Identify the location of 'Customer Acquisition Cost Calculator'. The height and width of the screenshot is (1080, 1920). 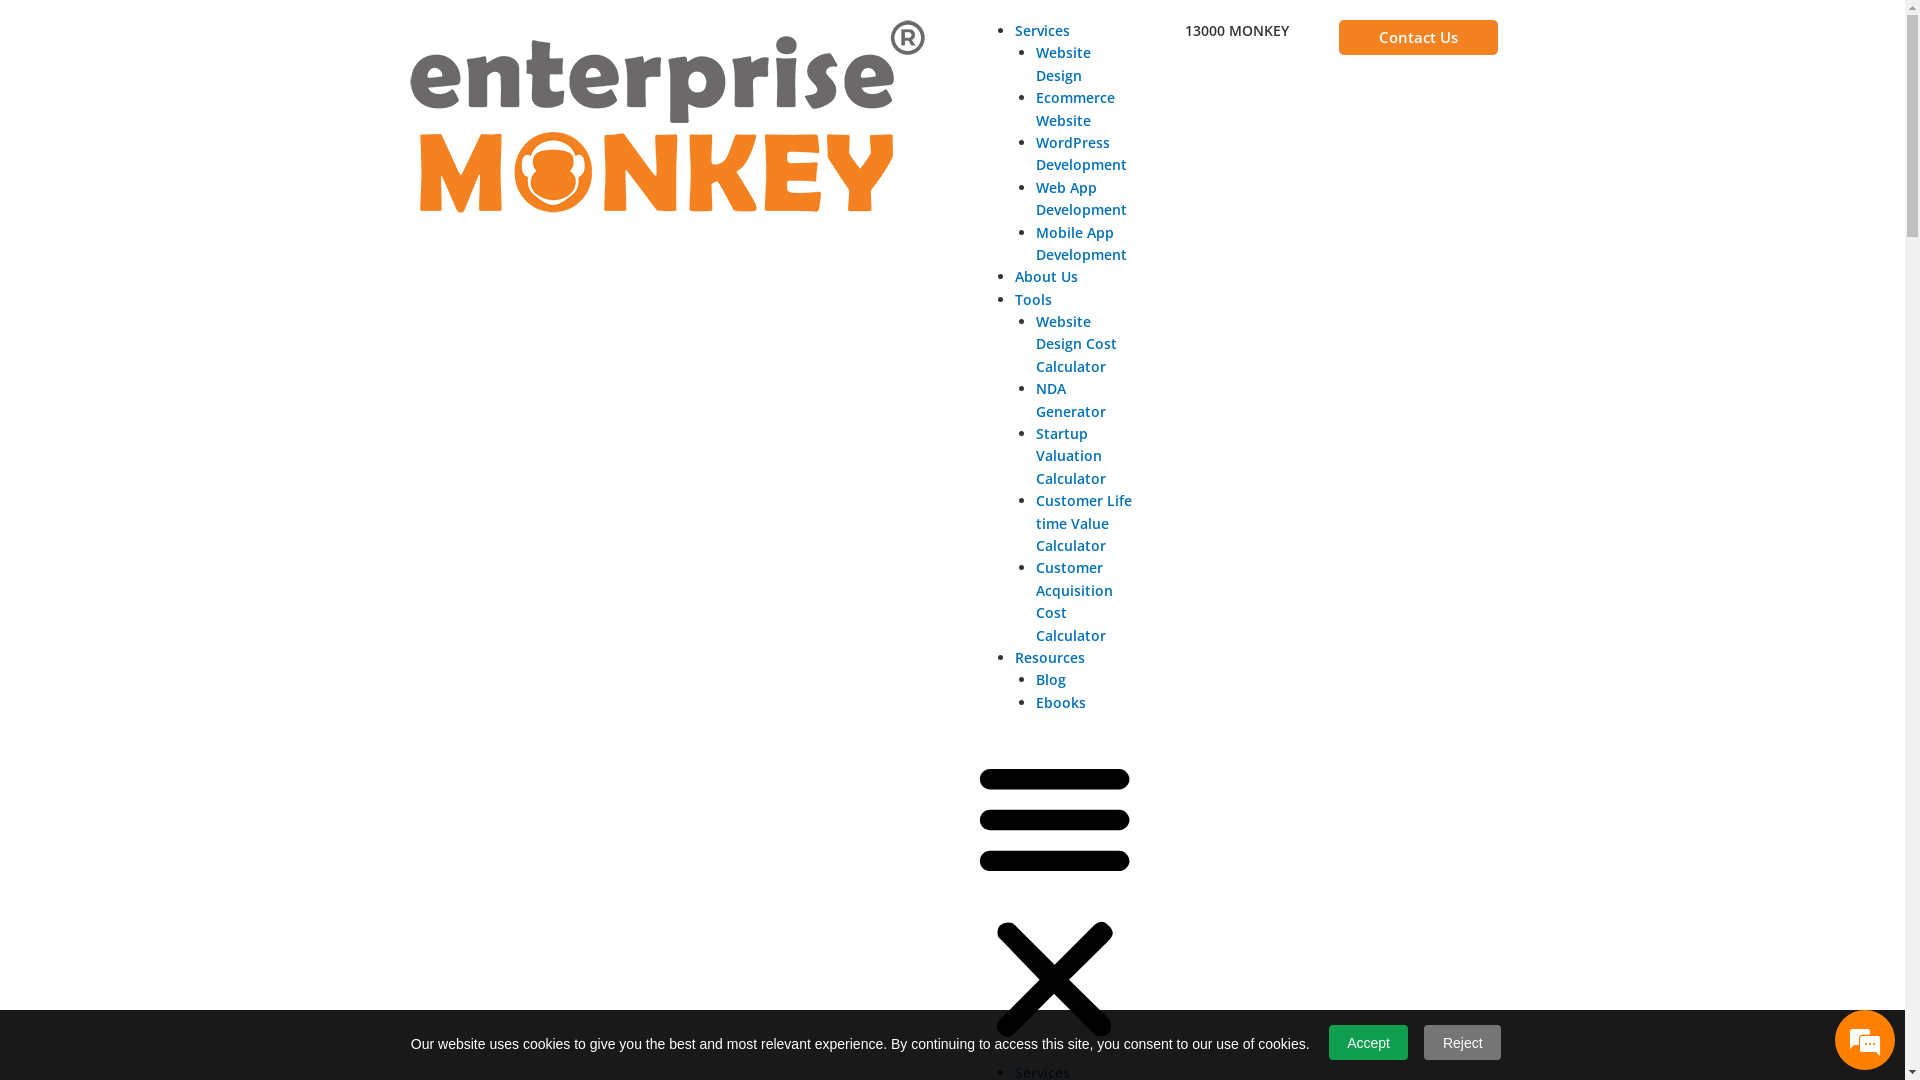
(1073, 600).